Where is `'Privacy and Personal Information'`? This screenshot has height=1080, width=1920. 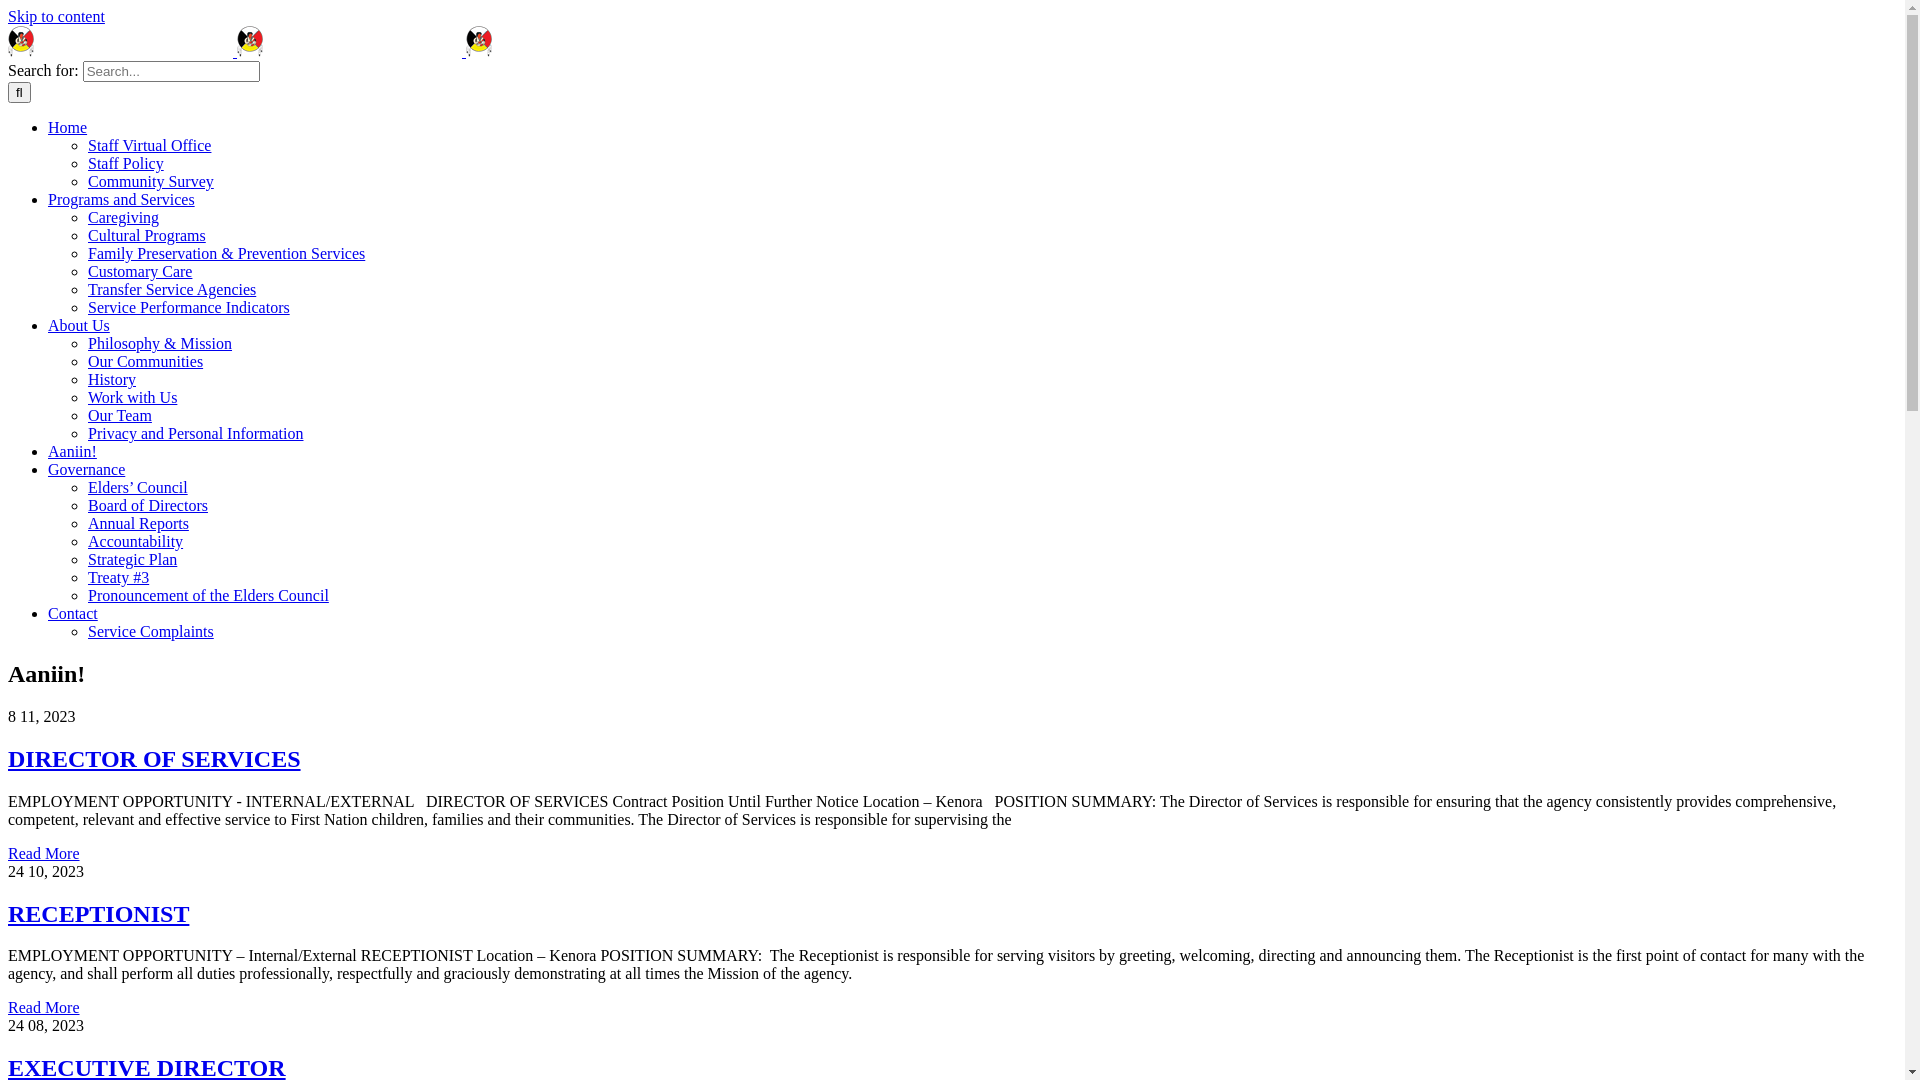 'Privacy and Personal Information' is located at coordinates (196, 432).